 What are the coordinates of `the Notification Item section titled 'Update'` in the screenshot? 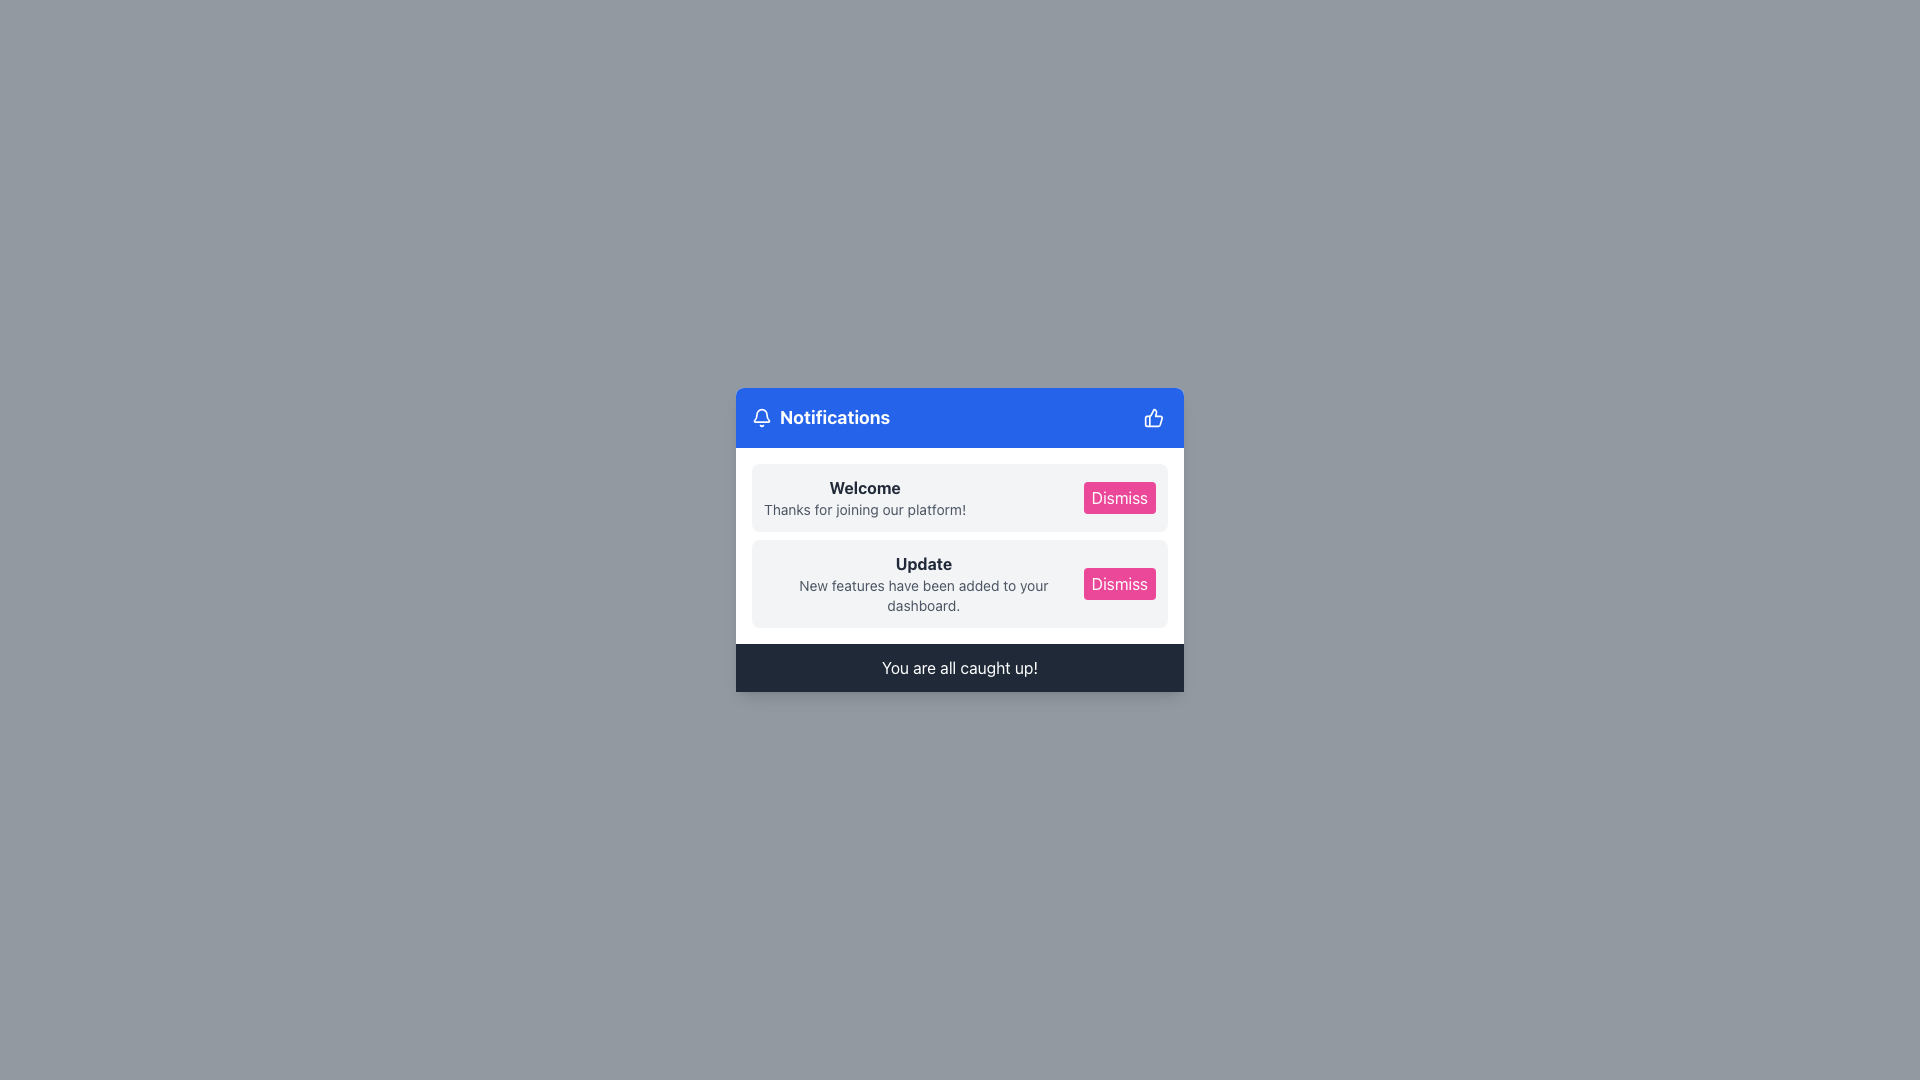 It's located at (960, 546).